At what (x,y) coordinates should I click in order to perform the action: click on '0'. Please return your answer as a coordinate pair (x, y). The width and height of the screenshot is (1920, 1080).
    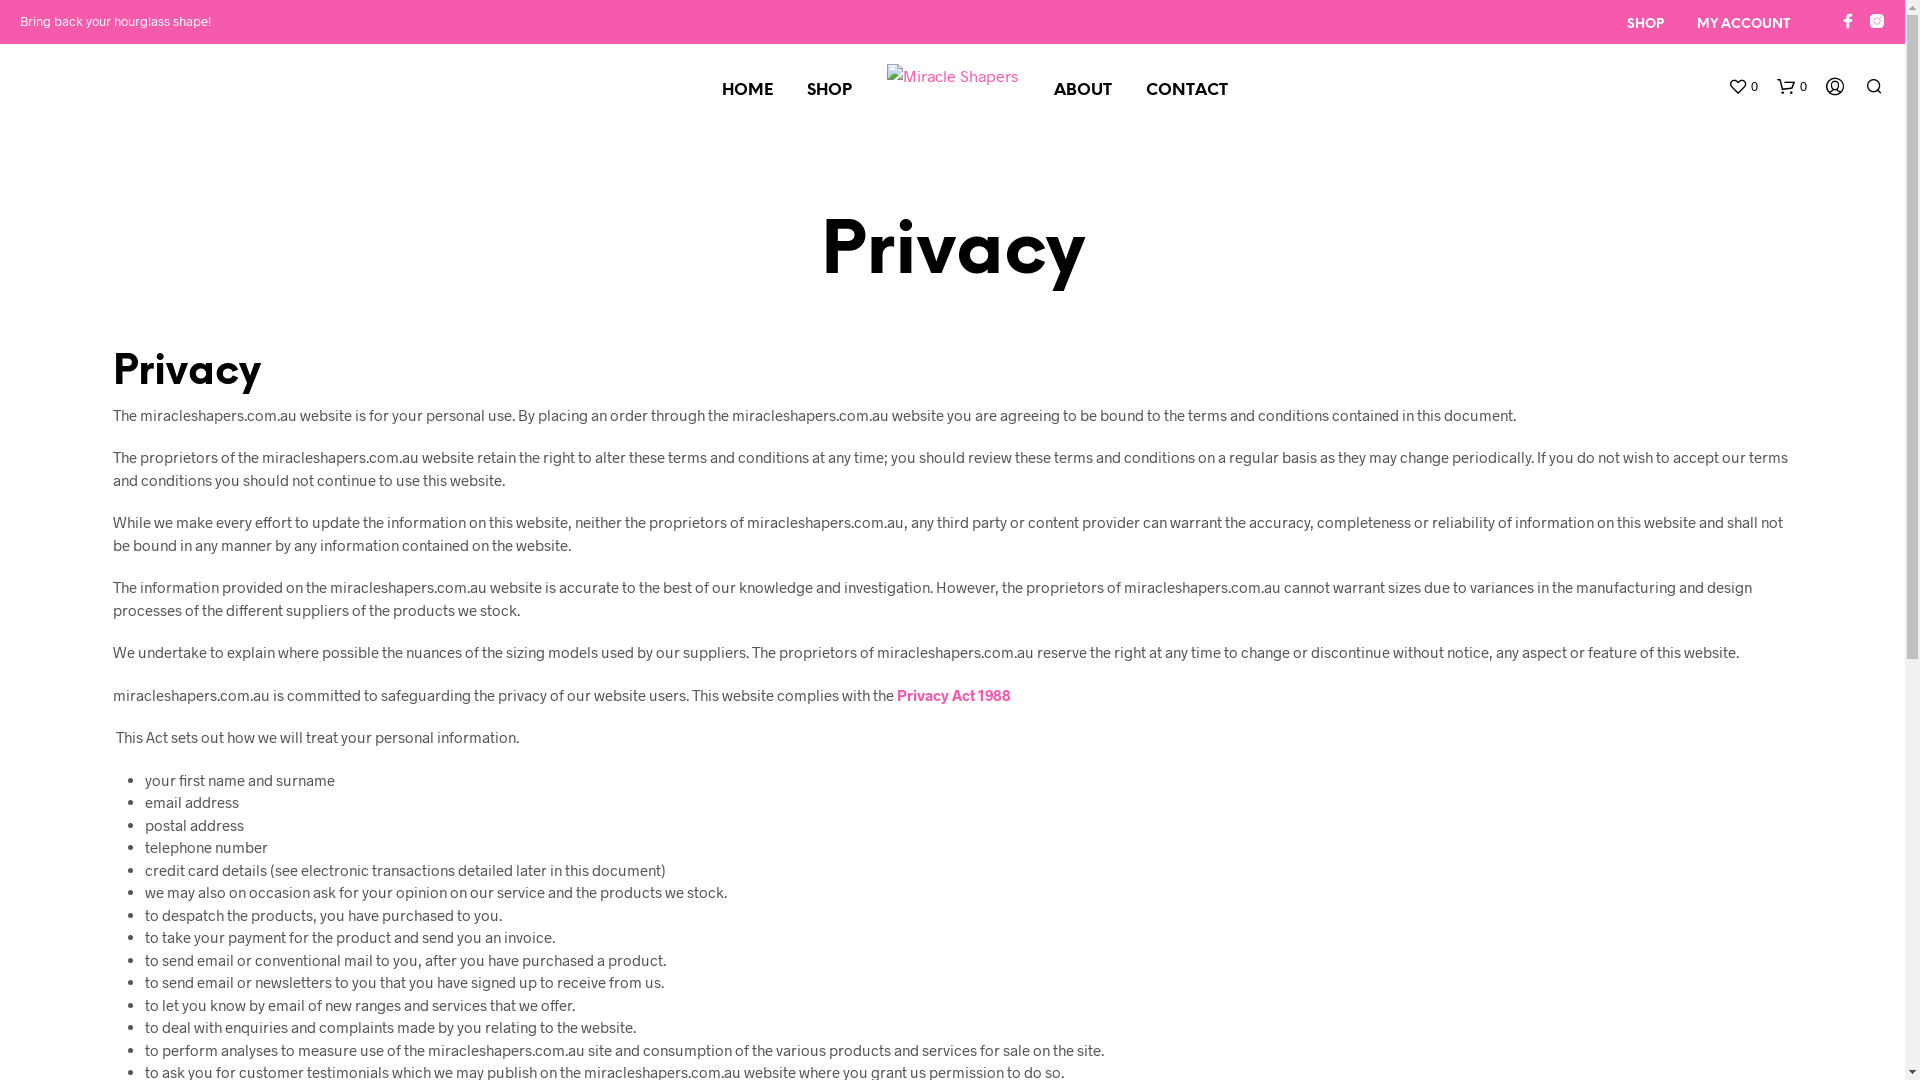
    Looking at the image, I should click on (1741, 86).